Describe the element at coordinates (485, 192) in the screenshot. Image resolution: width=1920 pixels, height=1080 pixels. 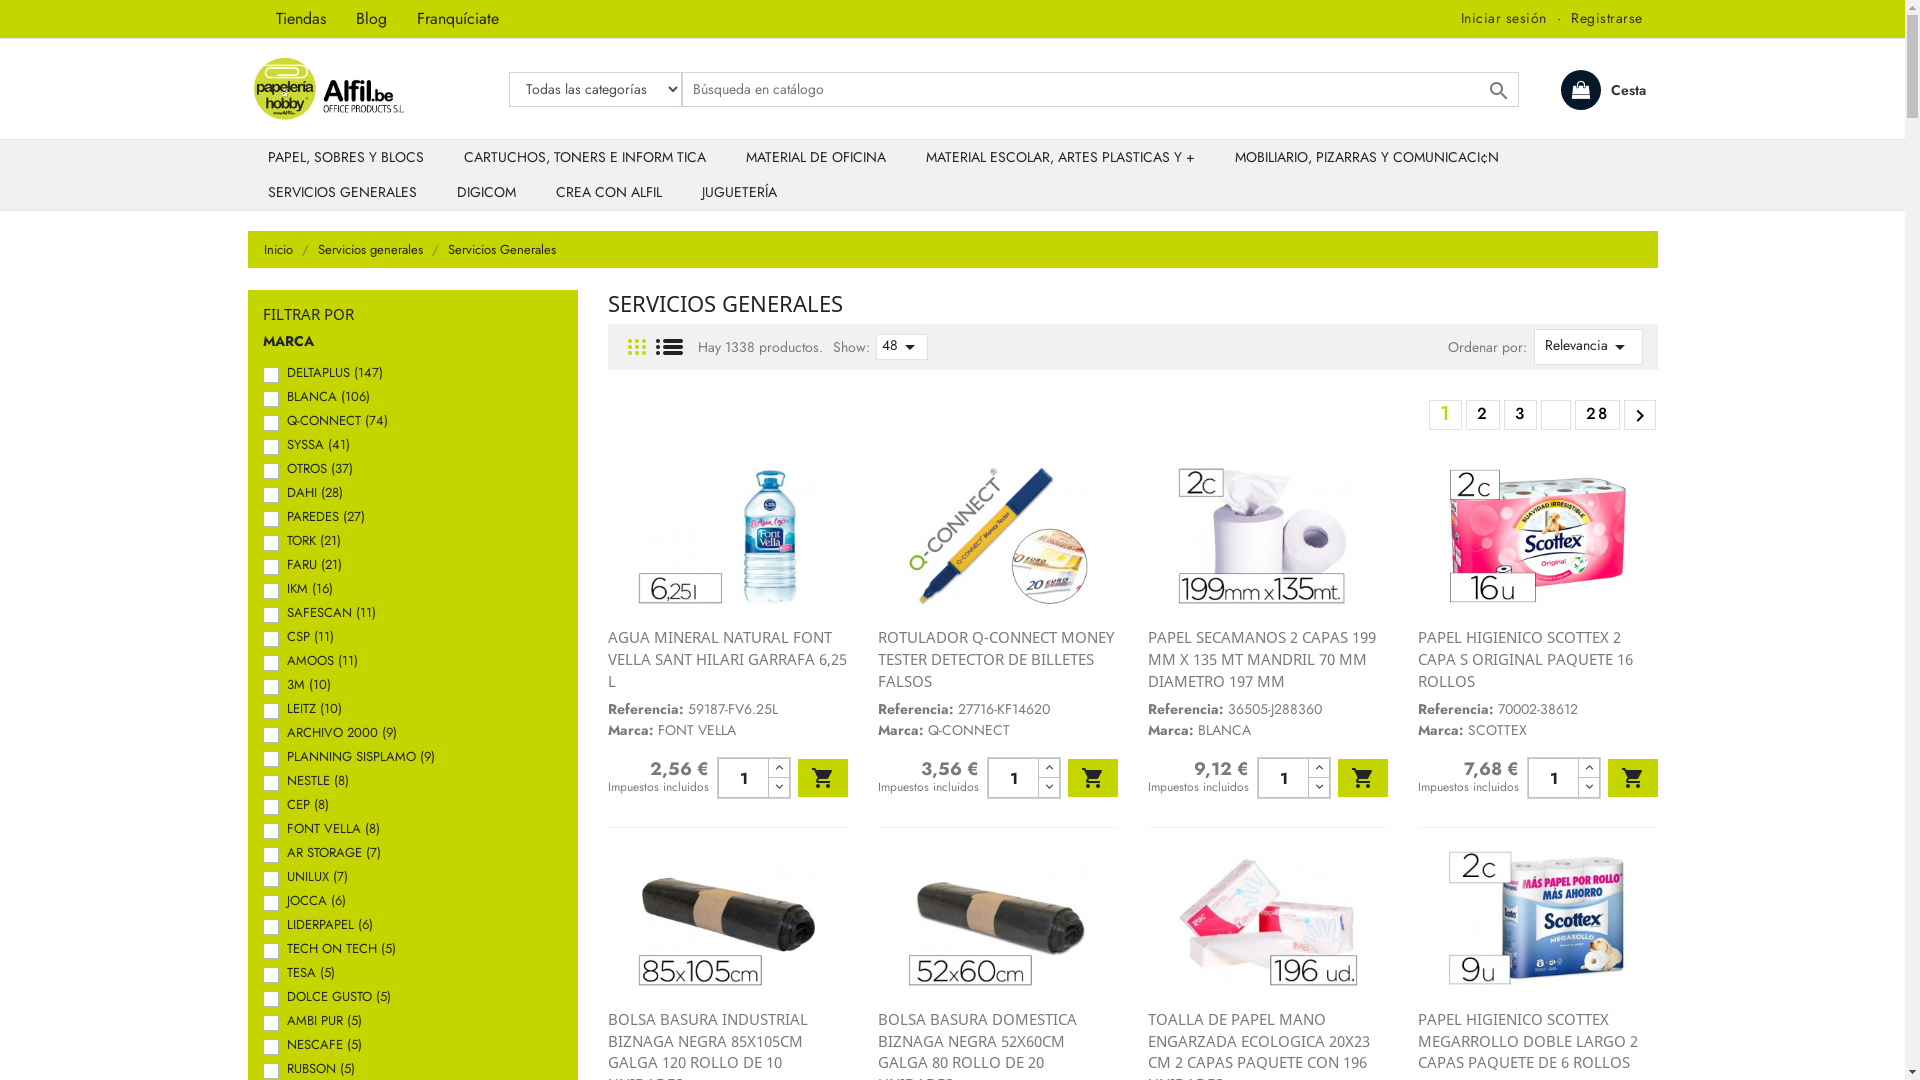
I see `'DIGICOM'` at that location.